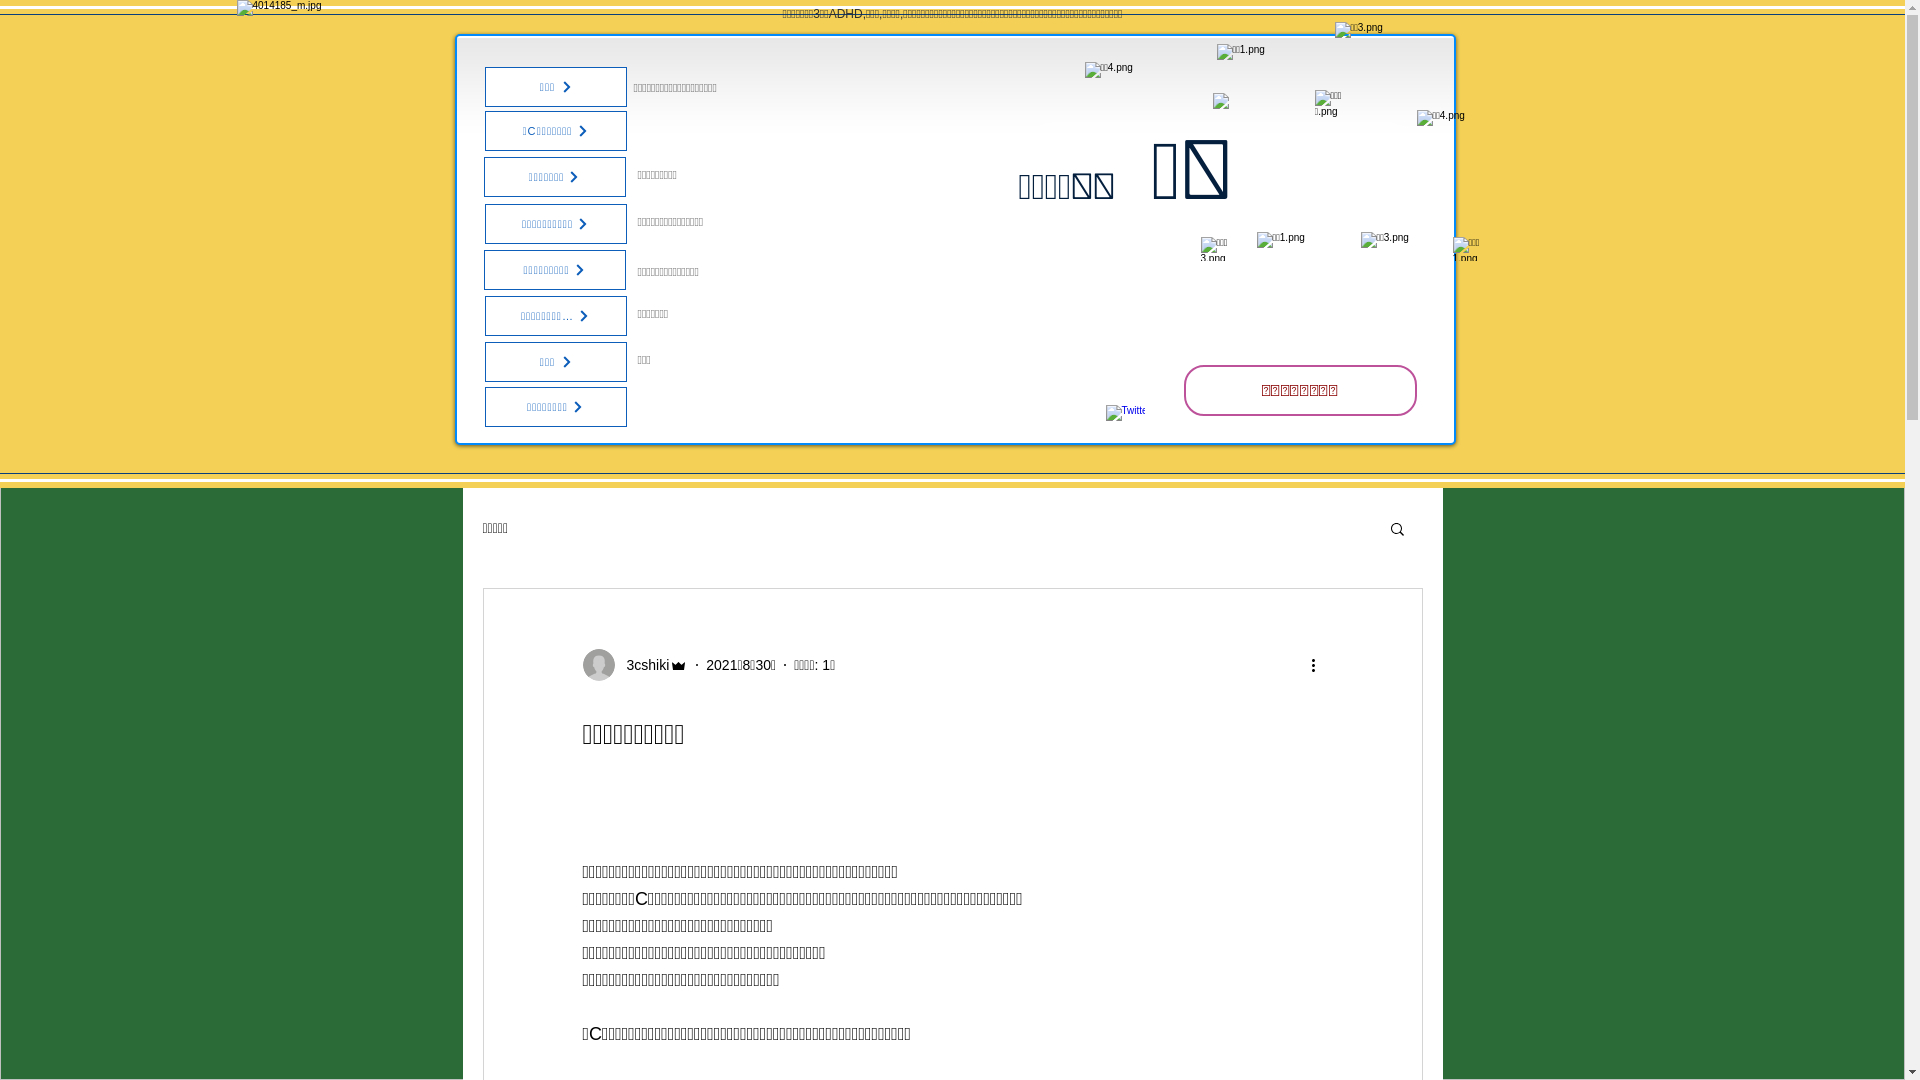  I want to click on '3cshiki', so click(633, 664).